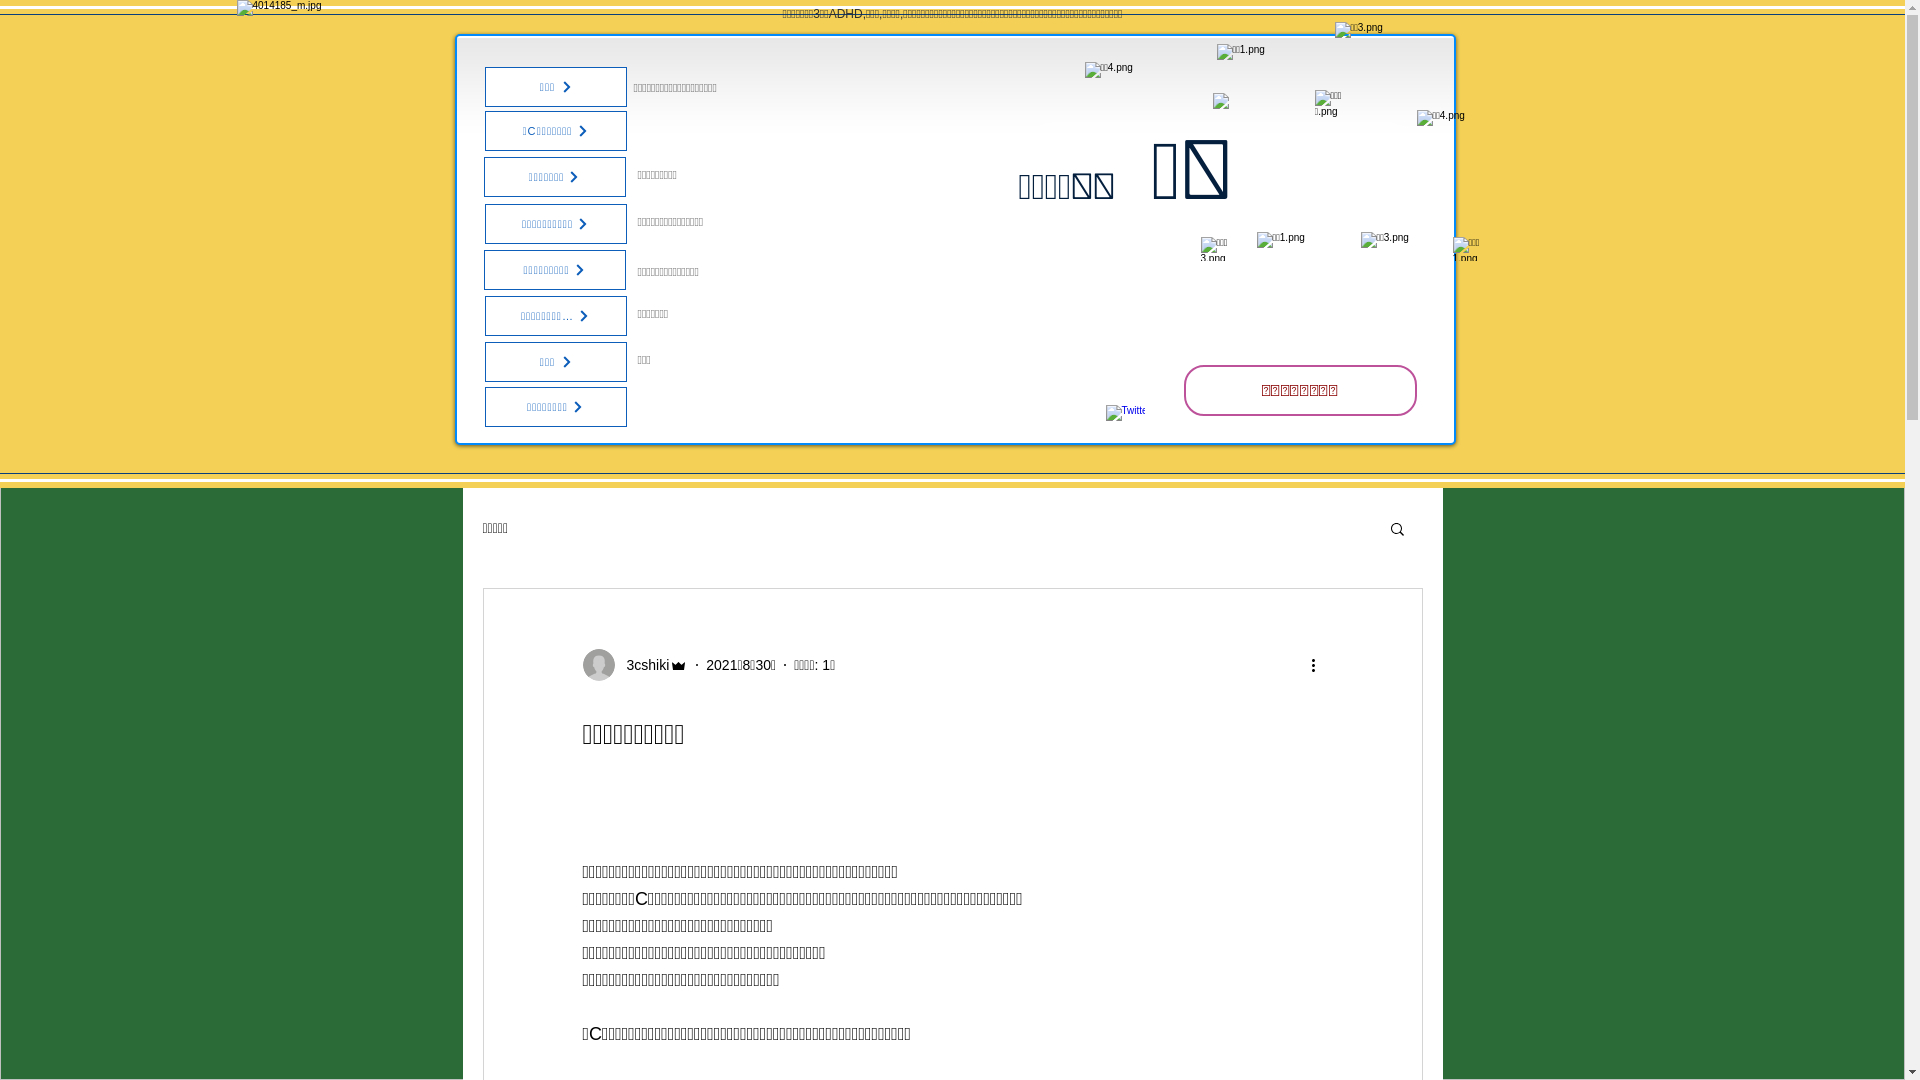  I want to click on '3cshiki', so click(633, 664).